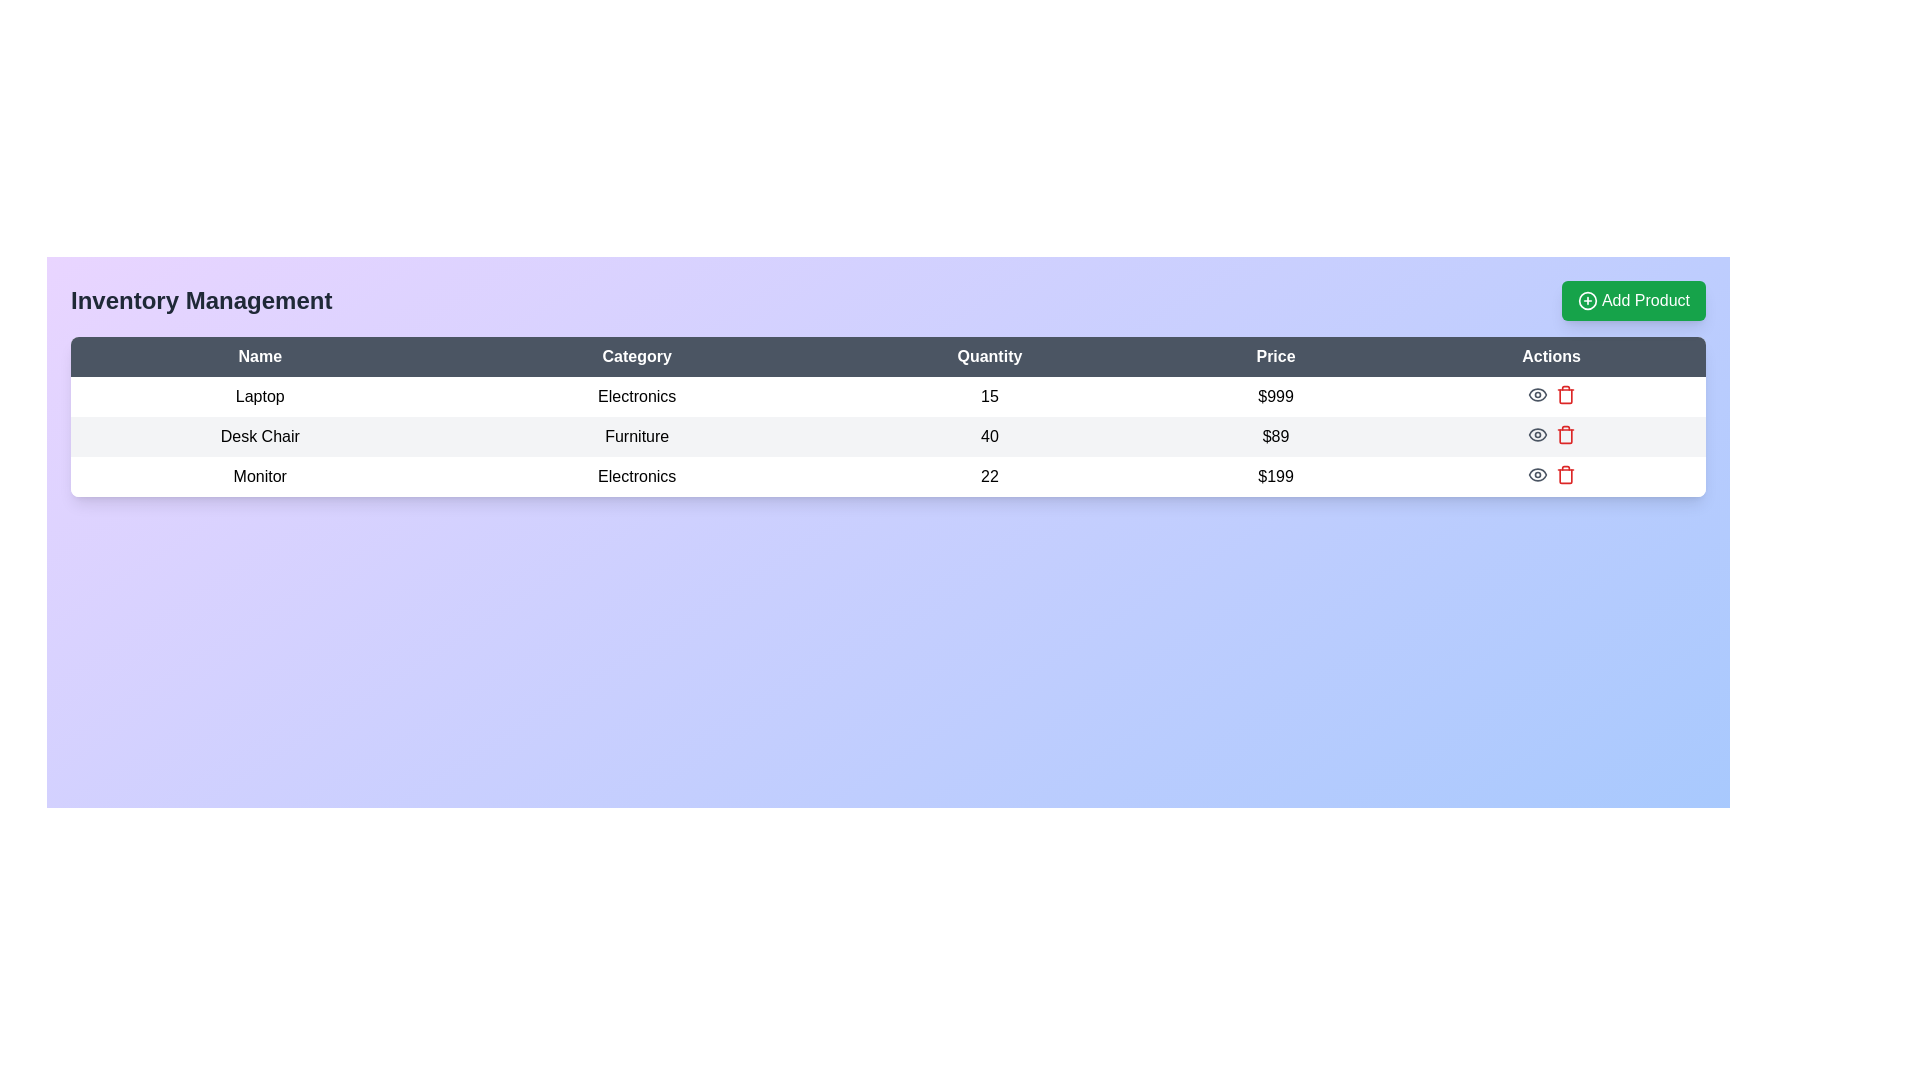  I want to click on text label that serves as the header for the 'Name' column in the table, located at the top-left of the table, above the first cell with the content 'Laptop', so click(259, 356).